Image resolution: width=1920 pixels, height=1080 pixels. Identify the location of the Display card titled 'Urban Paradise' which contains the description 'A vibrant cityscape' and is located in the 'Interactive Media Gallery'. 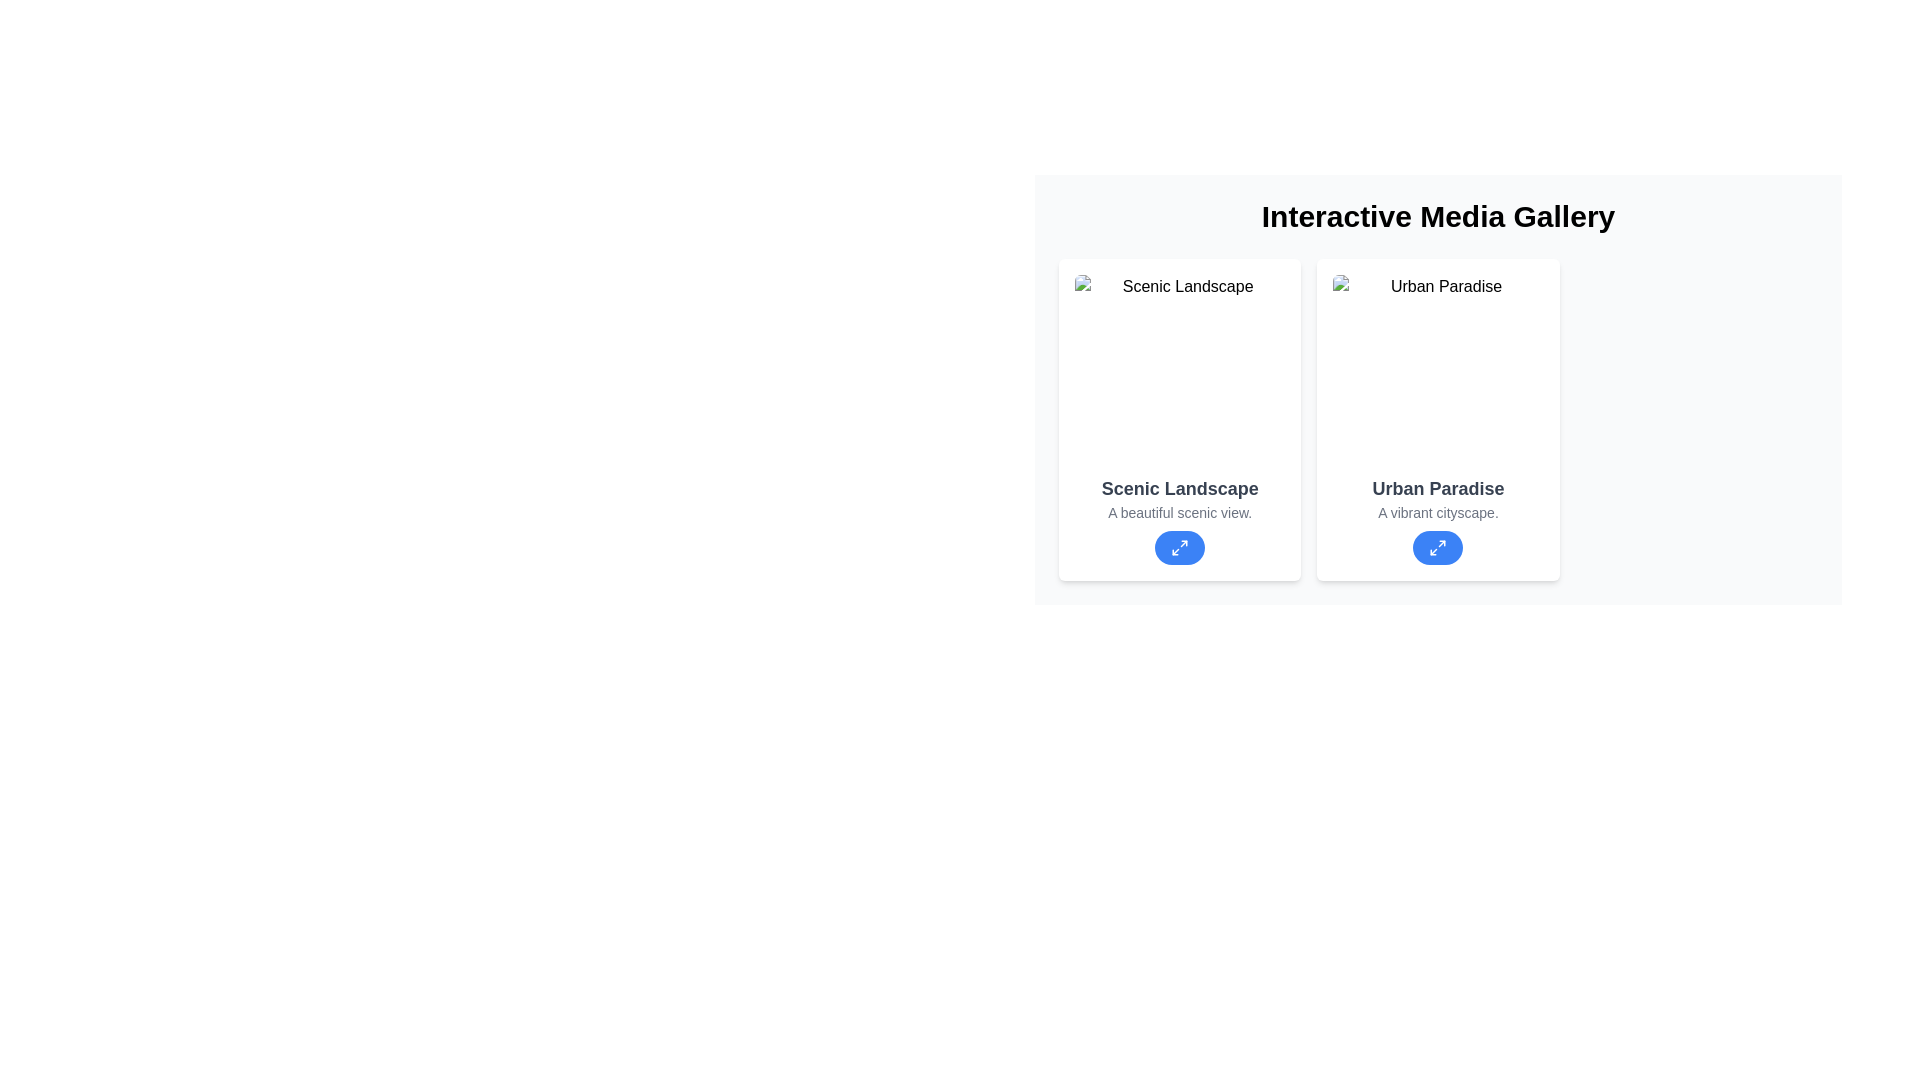
(1437, 419).